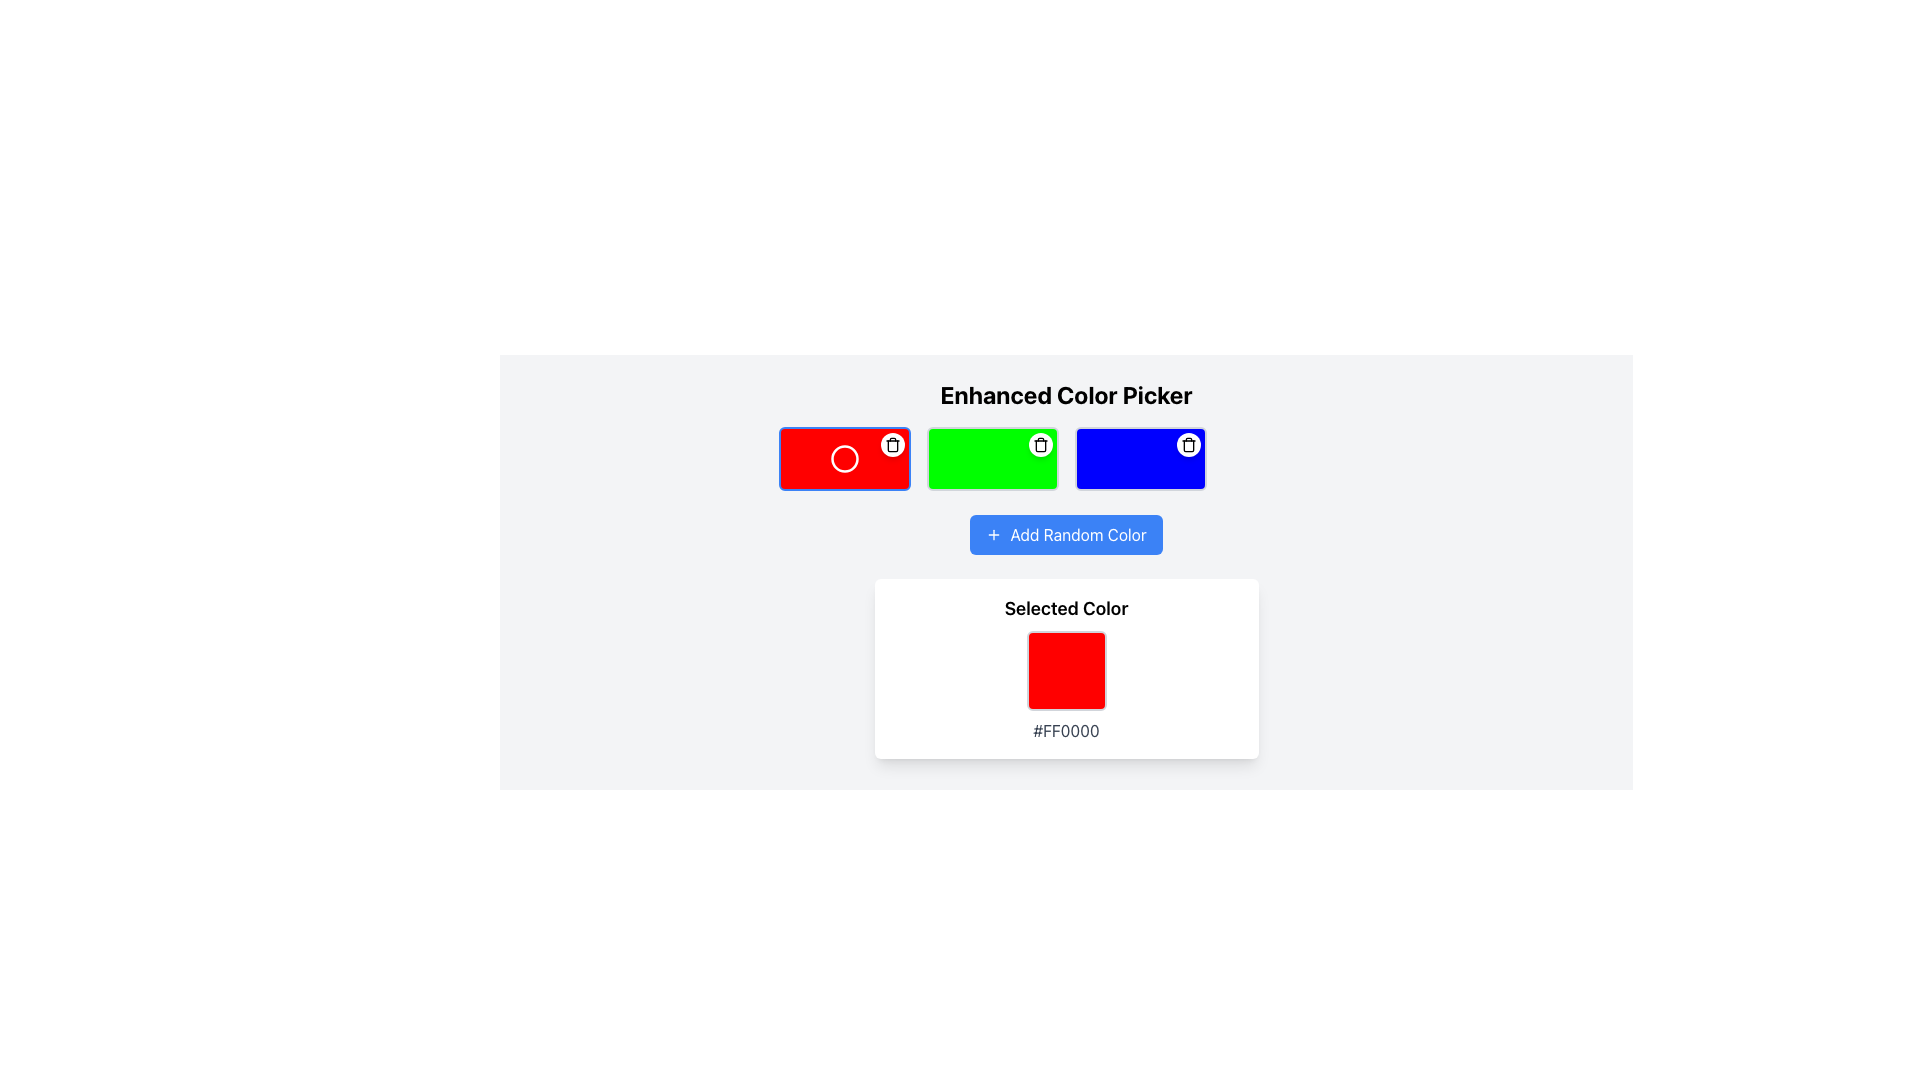 The image size is (1920, 1080). I want to click on the circular delete button with a trash can icon located in the top-right corner of the green card-like component, so click(1040, 443).